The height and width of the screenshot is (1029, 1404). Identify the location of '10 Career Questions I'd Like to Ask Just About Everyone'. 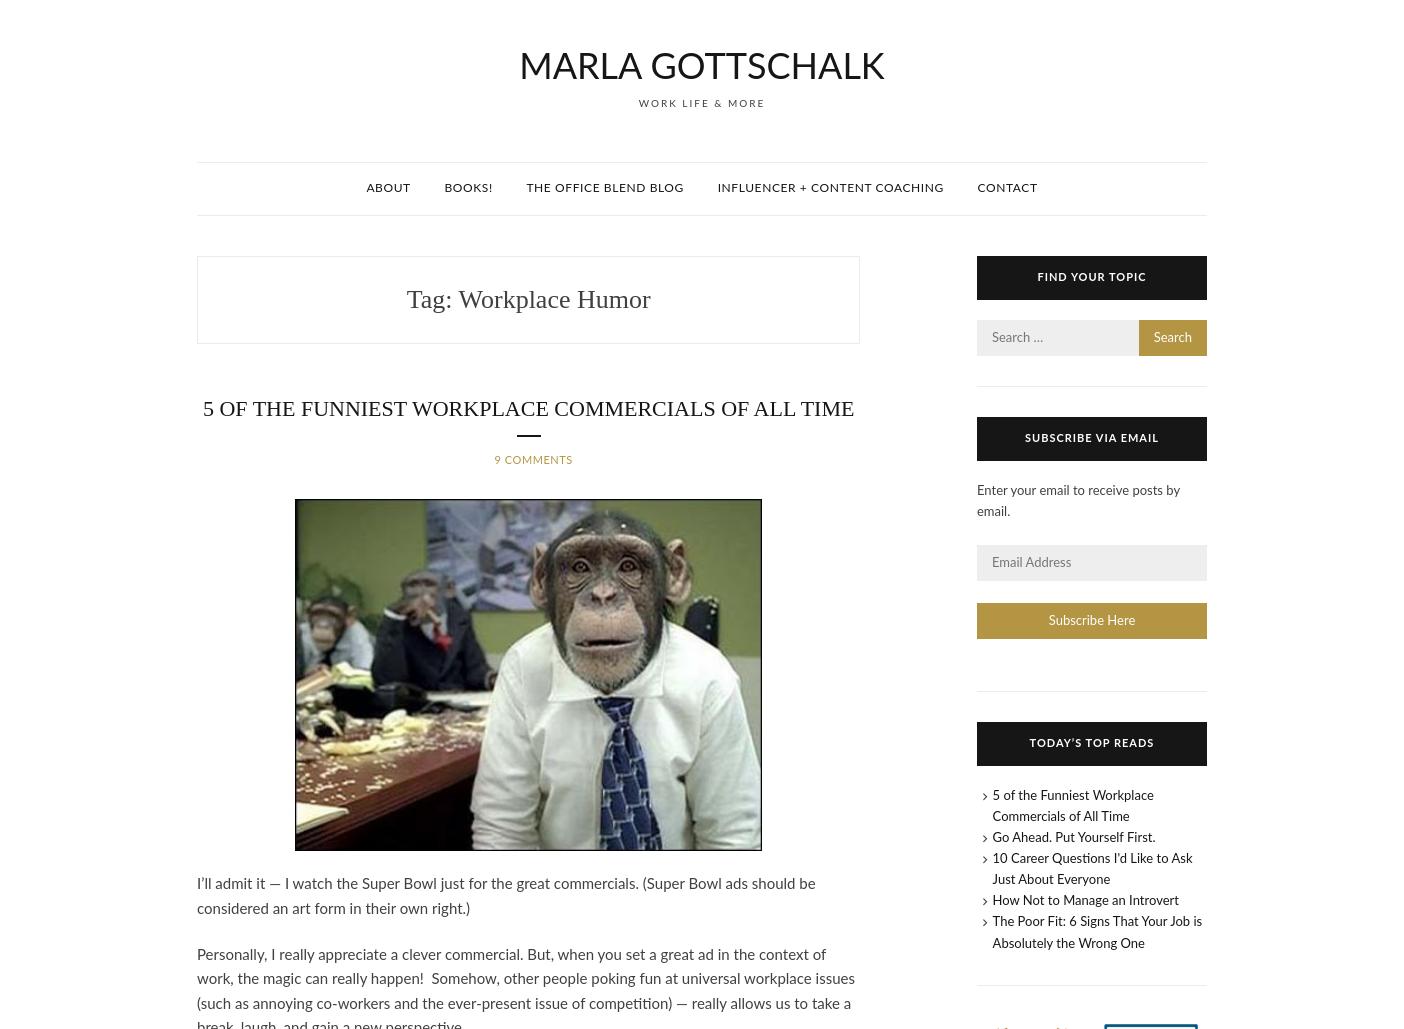
(1091, 869).